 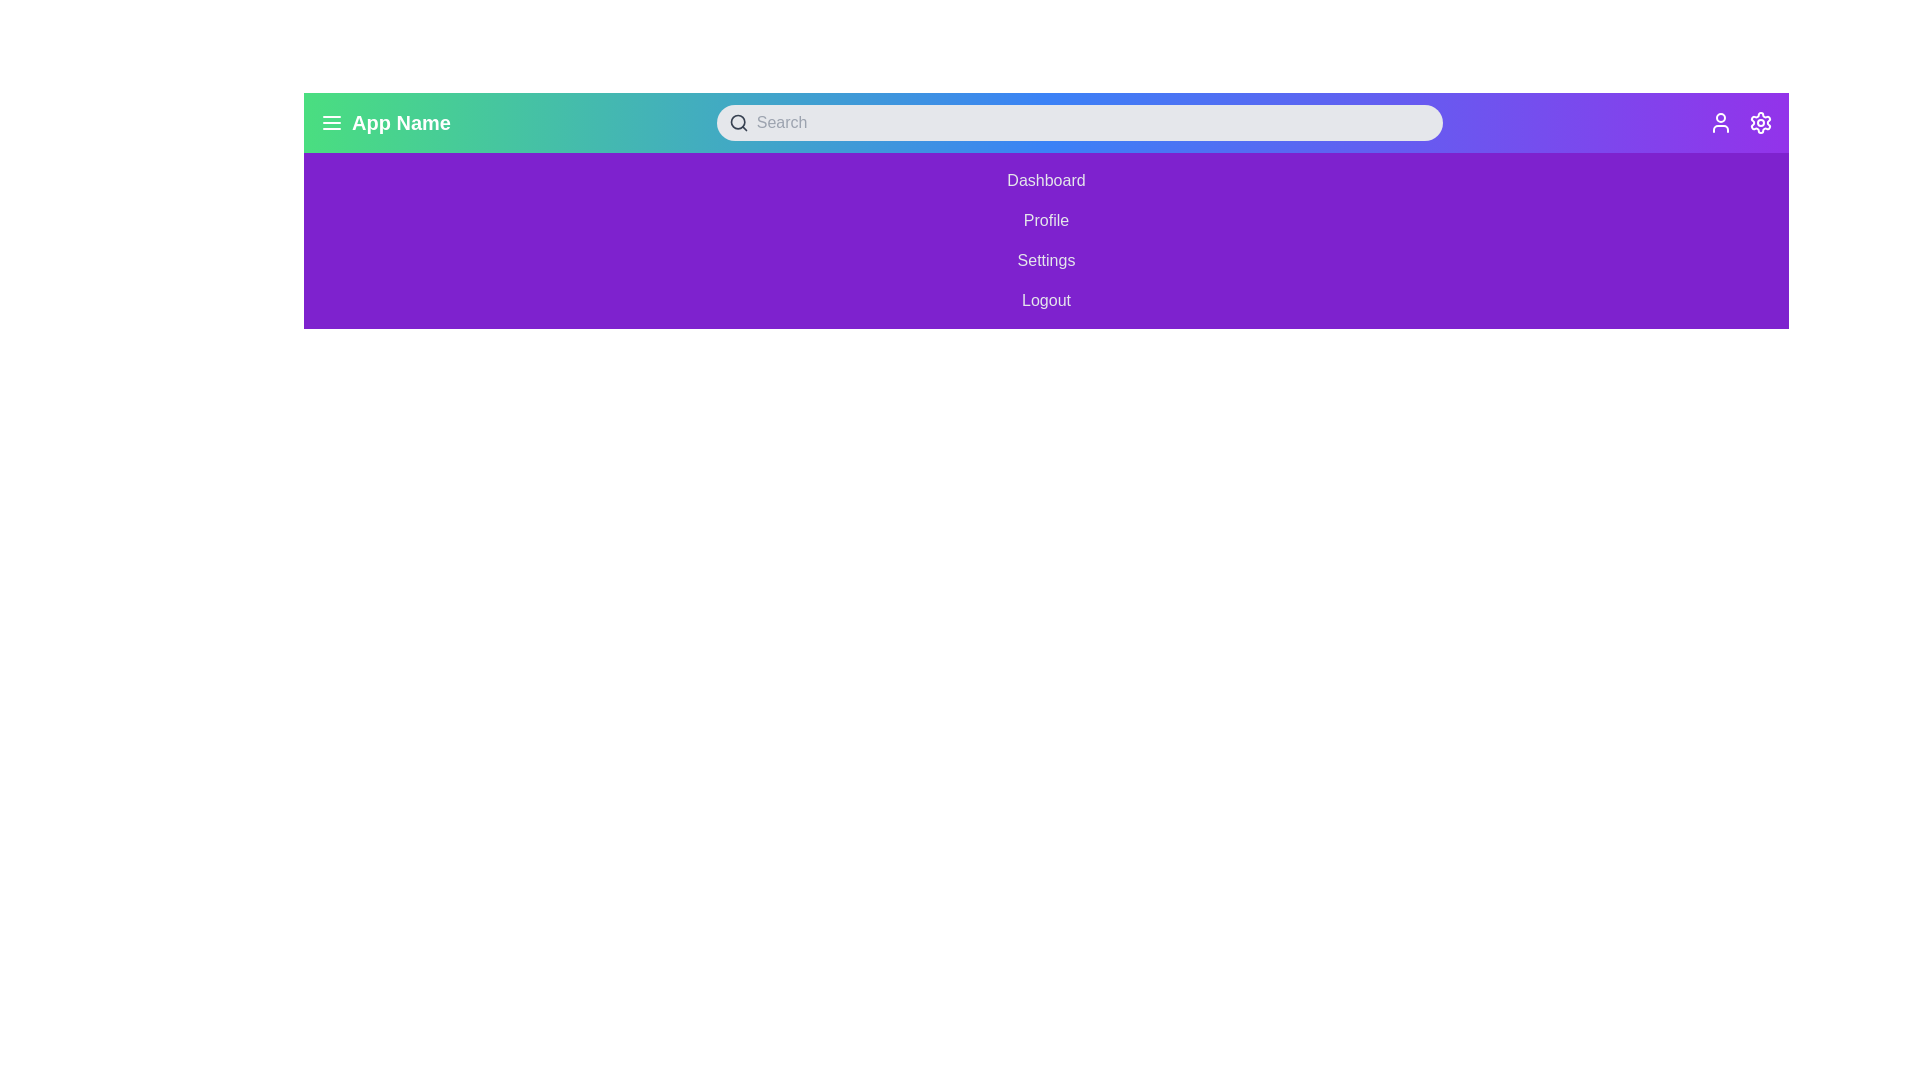 What do you see at coordinates (1045, 181) in the screenshot?
I see `the navigational button labeled 'Dashboard'` at bounding box center [1045, 181].